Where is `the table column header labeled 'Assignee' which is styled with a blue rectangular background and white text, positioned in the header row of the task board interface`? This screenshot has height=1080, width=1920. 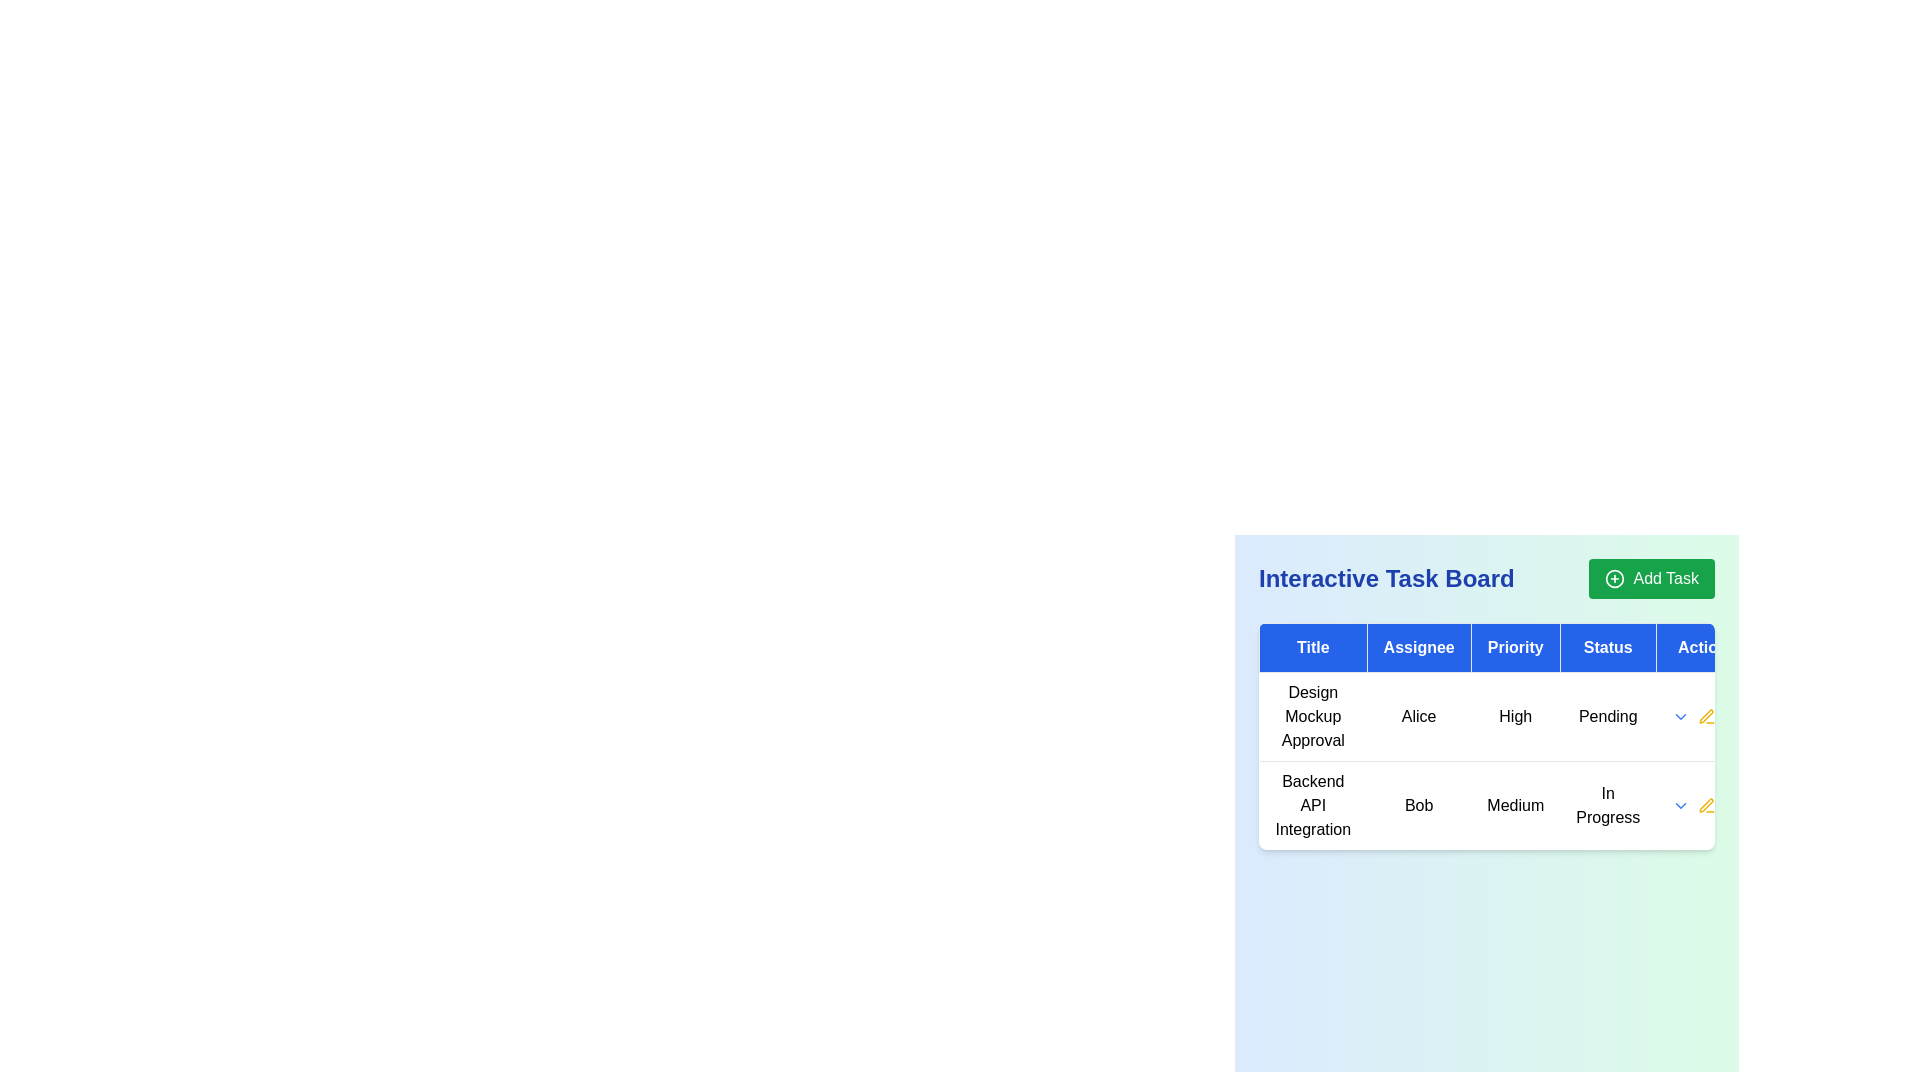
the table column header labeled 'Assignee' which is styled with a blue rectangular background and white text, positioned in the header row of the task board interface is located at coordinates (1418, 648).